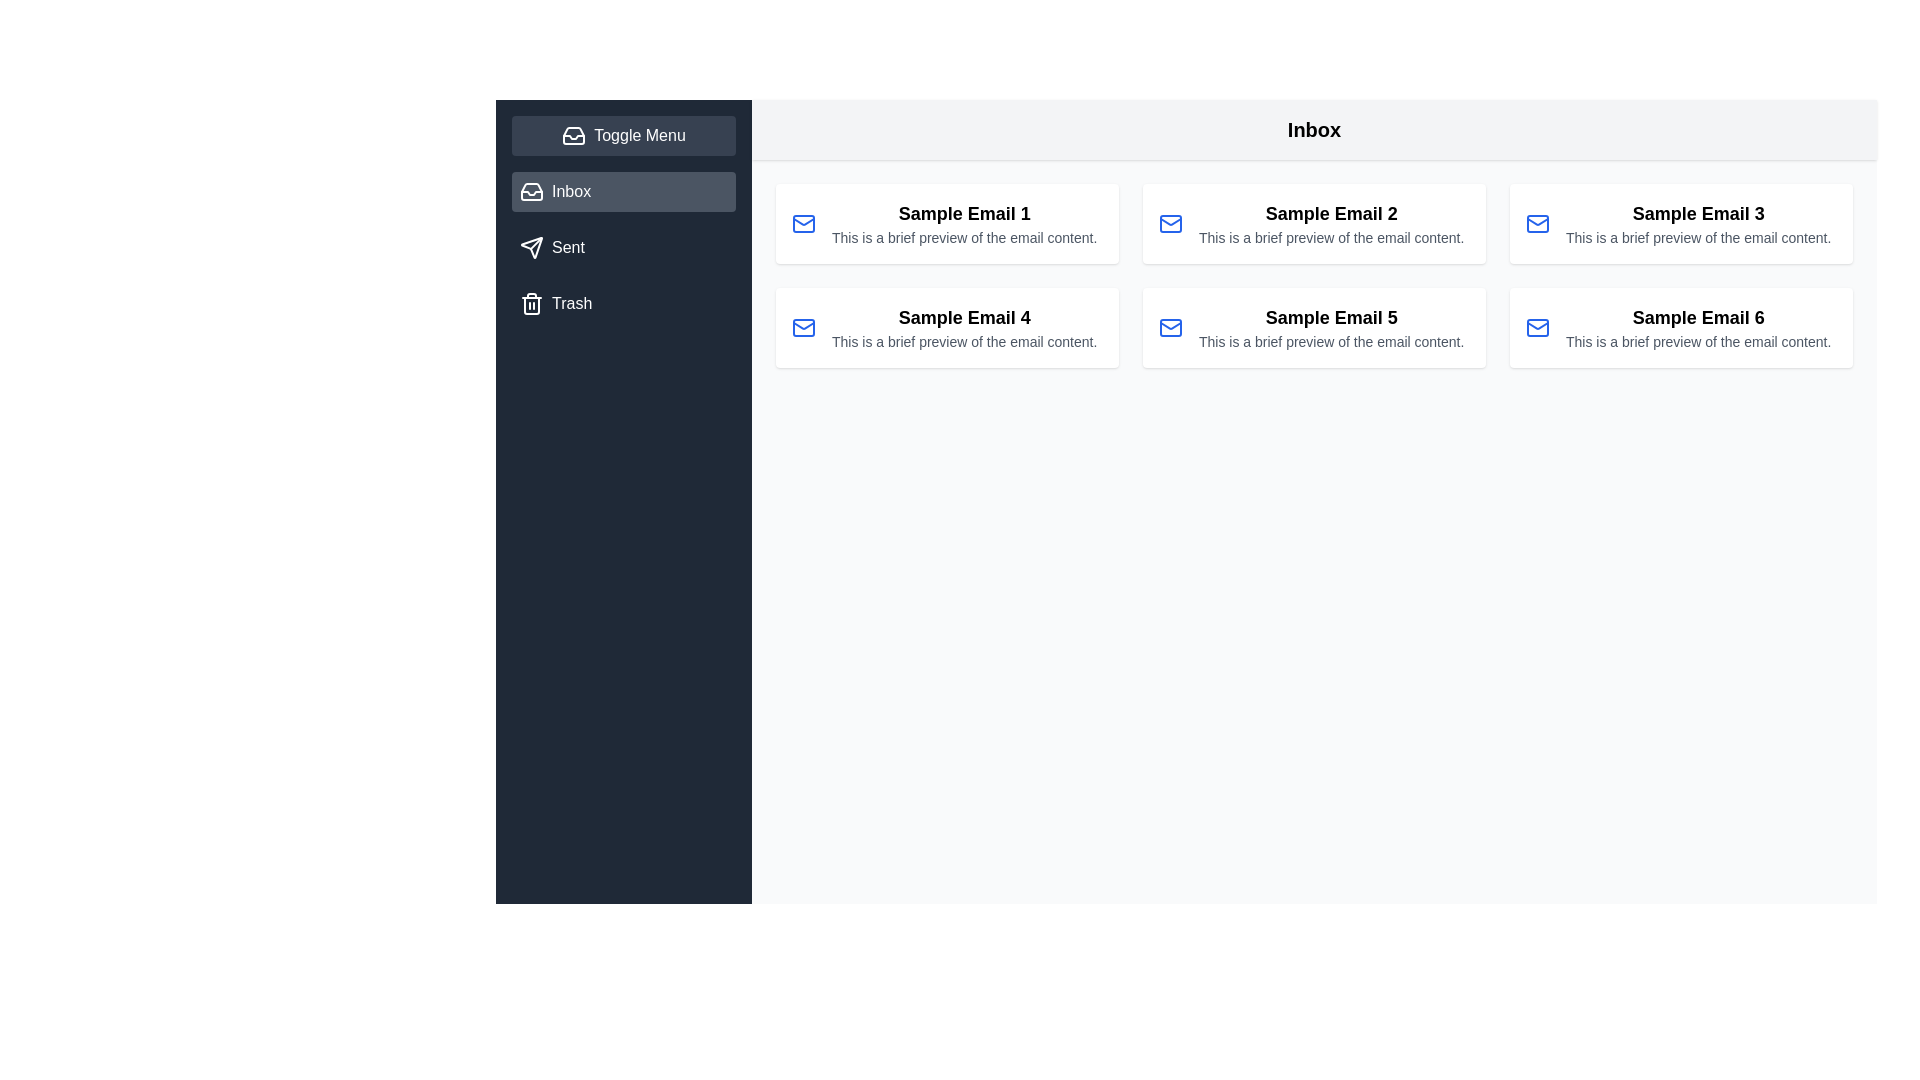 This screenshot has width=1920, height=1080. I want to click on the 'Toggle Menu' button, which is the first item in the vertical stack of the sidebar on the left side of the interface, so click(623, 135).